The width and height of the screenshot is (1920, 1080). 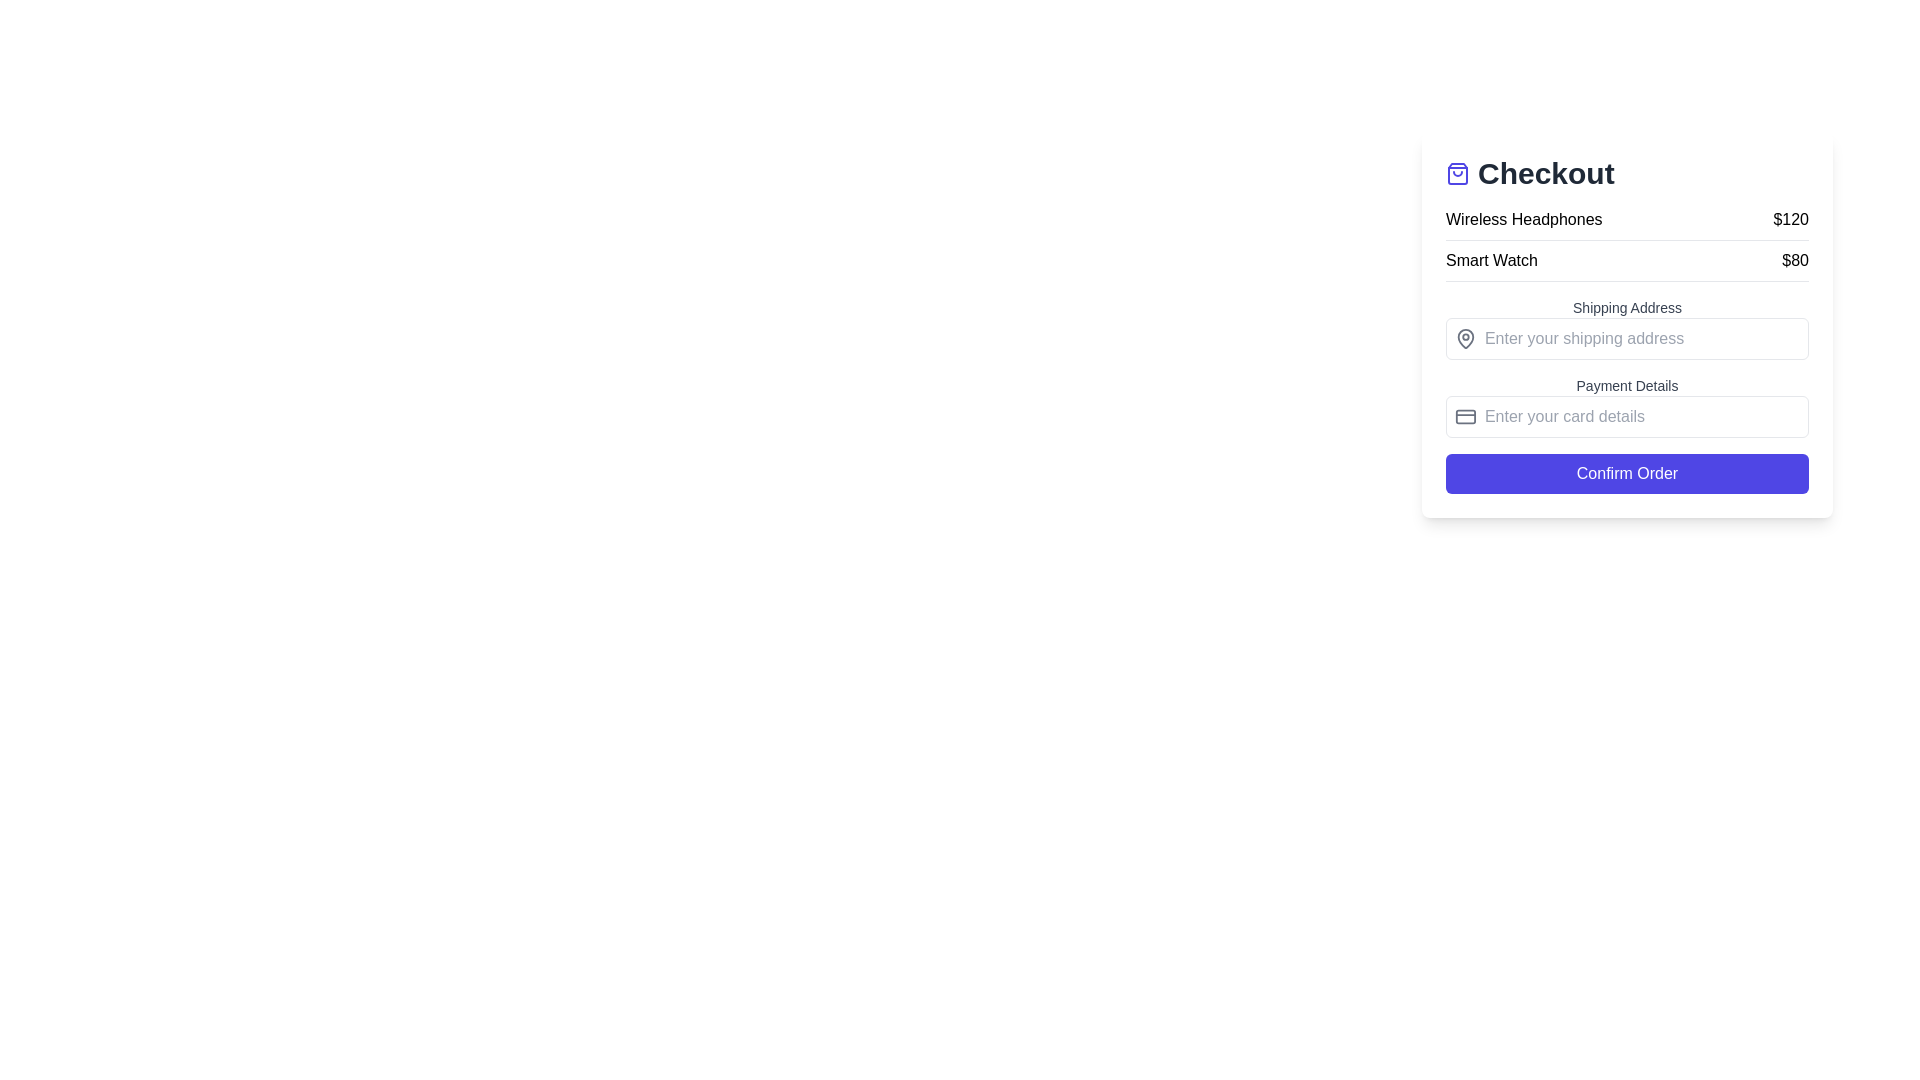 I want to click on the 'Shipping Address' text label, which is styled in medium gray font and positioned above the shipping address input field in the 'Checkout' card UI, so click(x=1627, y=308).